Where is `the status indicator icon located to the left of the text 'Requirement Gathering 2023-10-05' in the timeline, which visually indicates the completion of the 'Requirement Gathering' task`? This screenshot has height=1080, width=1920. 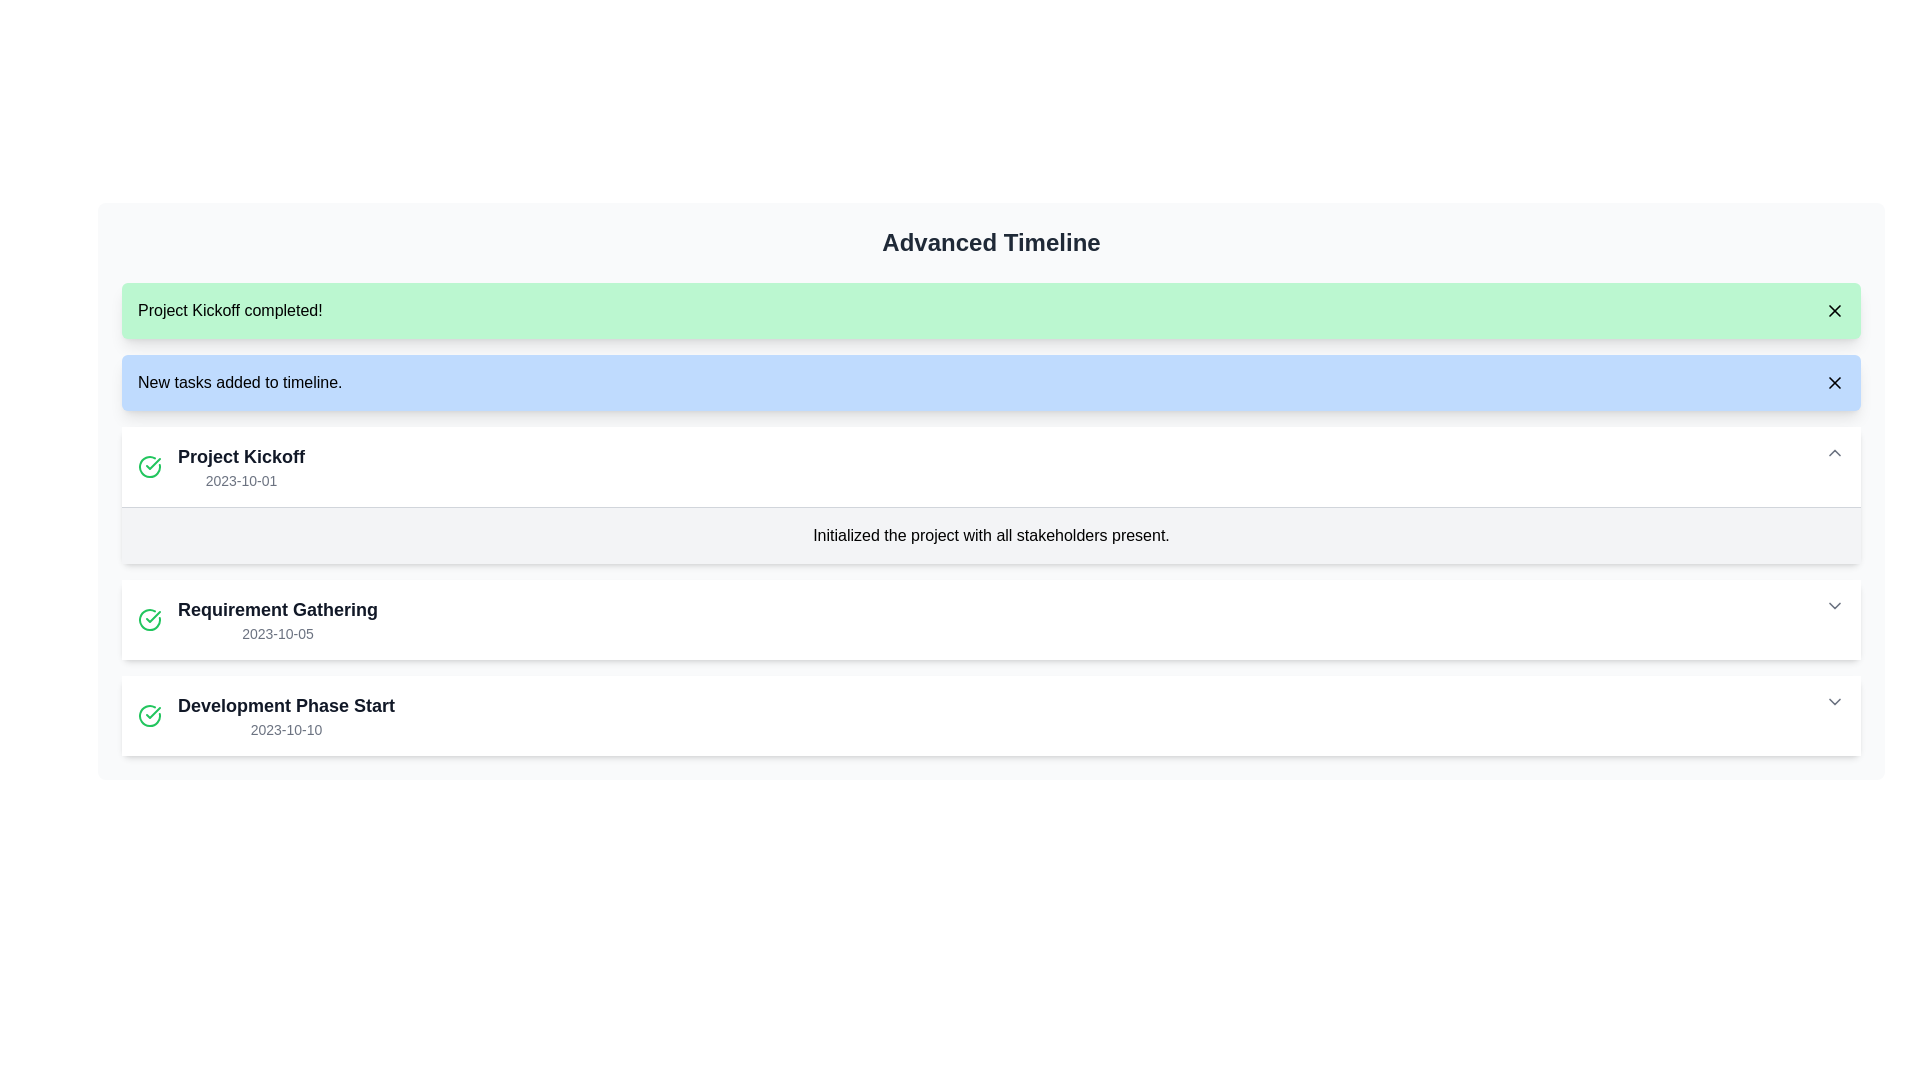
the status indicator icon located to the left of the text 'Requirement Gathering 2023-10-05' in the timeline, which visually indicates the completion of the 'Requirement Gathering' task is located at coordinates (148, 619).